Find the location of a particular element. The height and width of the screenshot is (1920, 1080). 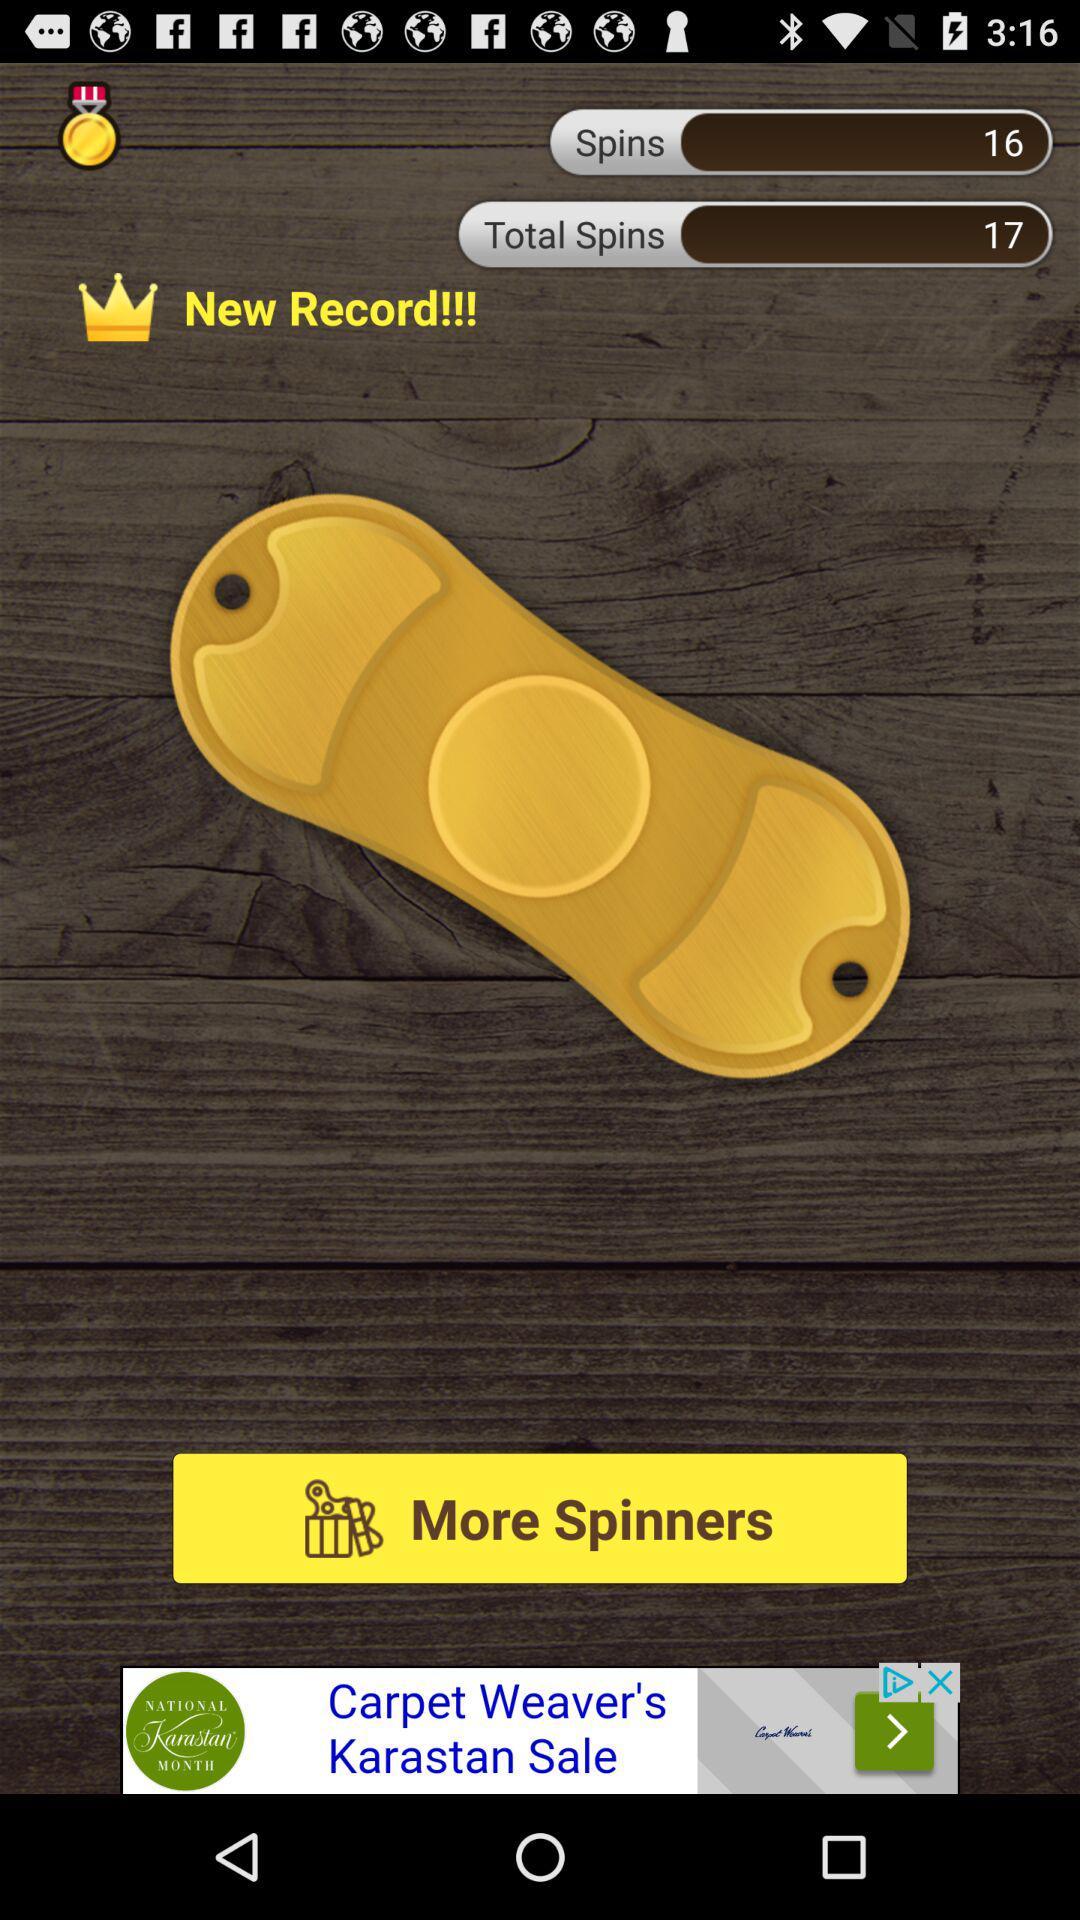

show gold medals earned is located at coordinates (88, 124).